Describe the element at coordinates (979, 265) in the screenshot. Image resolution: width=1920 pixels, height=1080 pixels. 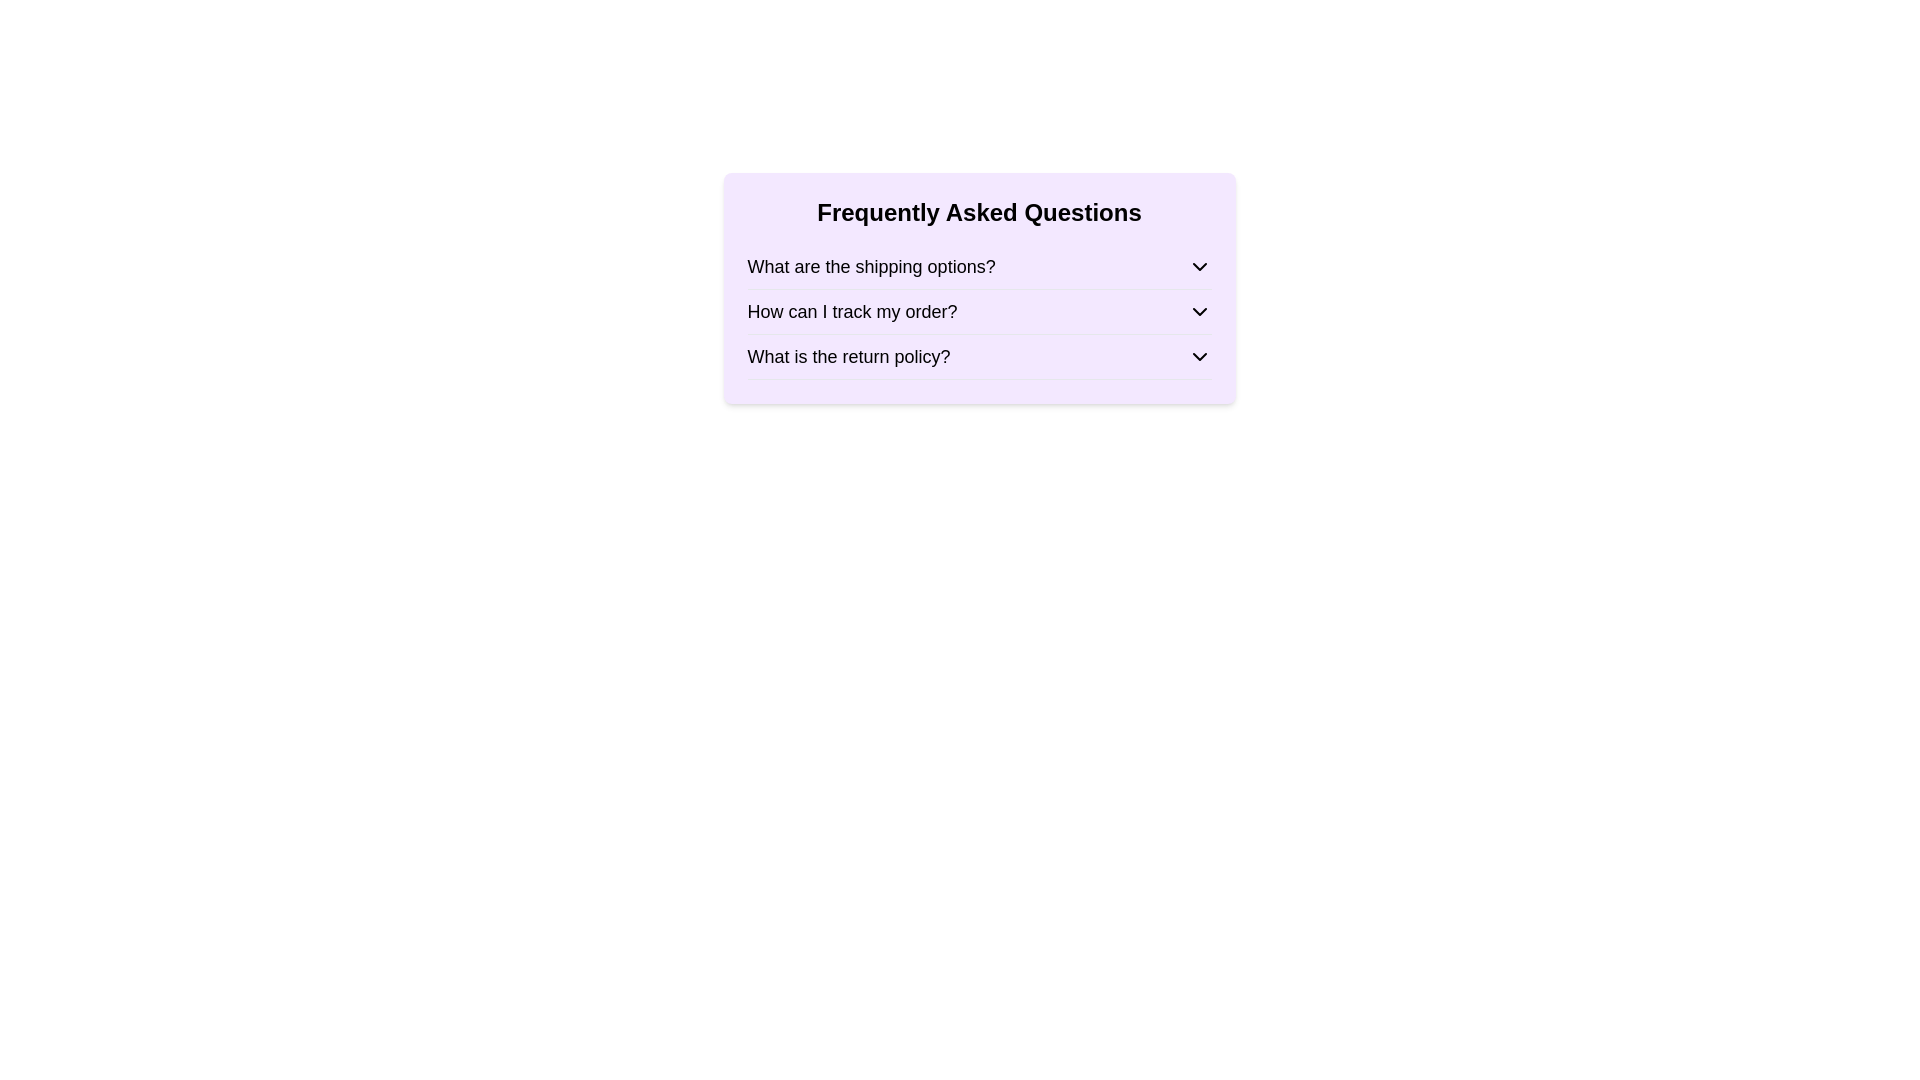
I see `the Toggle button labeled 'What are the shipping options?' with a downward arrow icon, located in the Frequently Asked Questions section` at that location.